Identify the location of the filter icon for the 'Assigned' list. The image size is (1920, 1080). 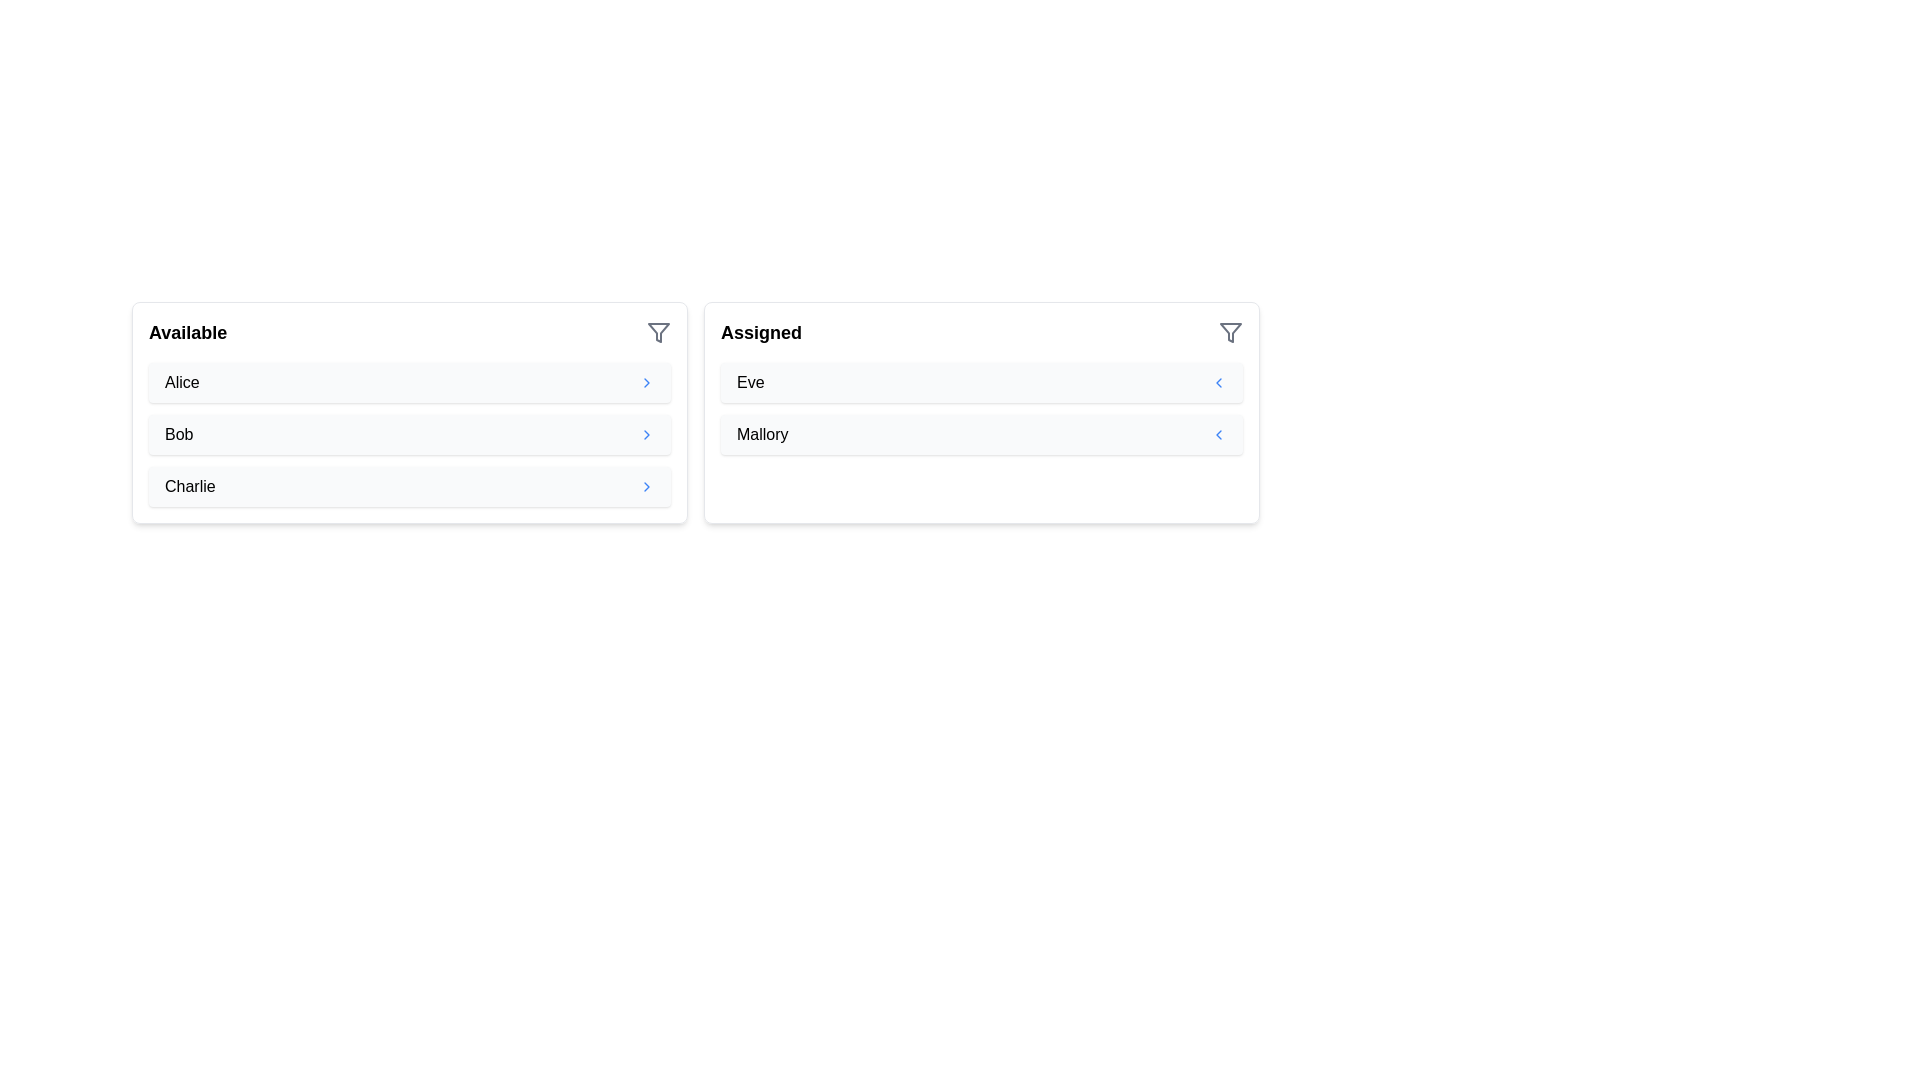
(1229, 331).